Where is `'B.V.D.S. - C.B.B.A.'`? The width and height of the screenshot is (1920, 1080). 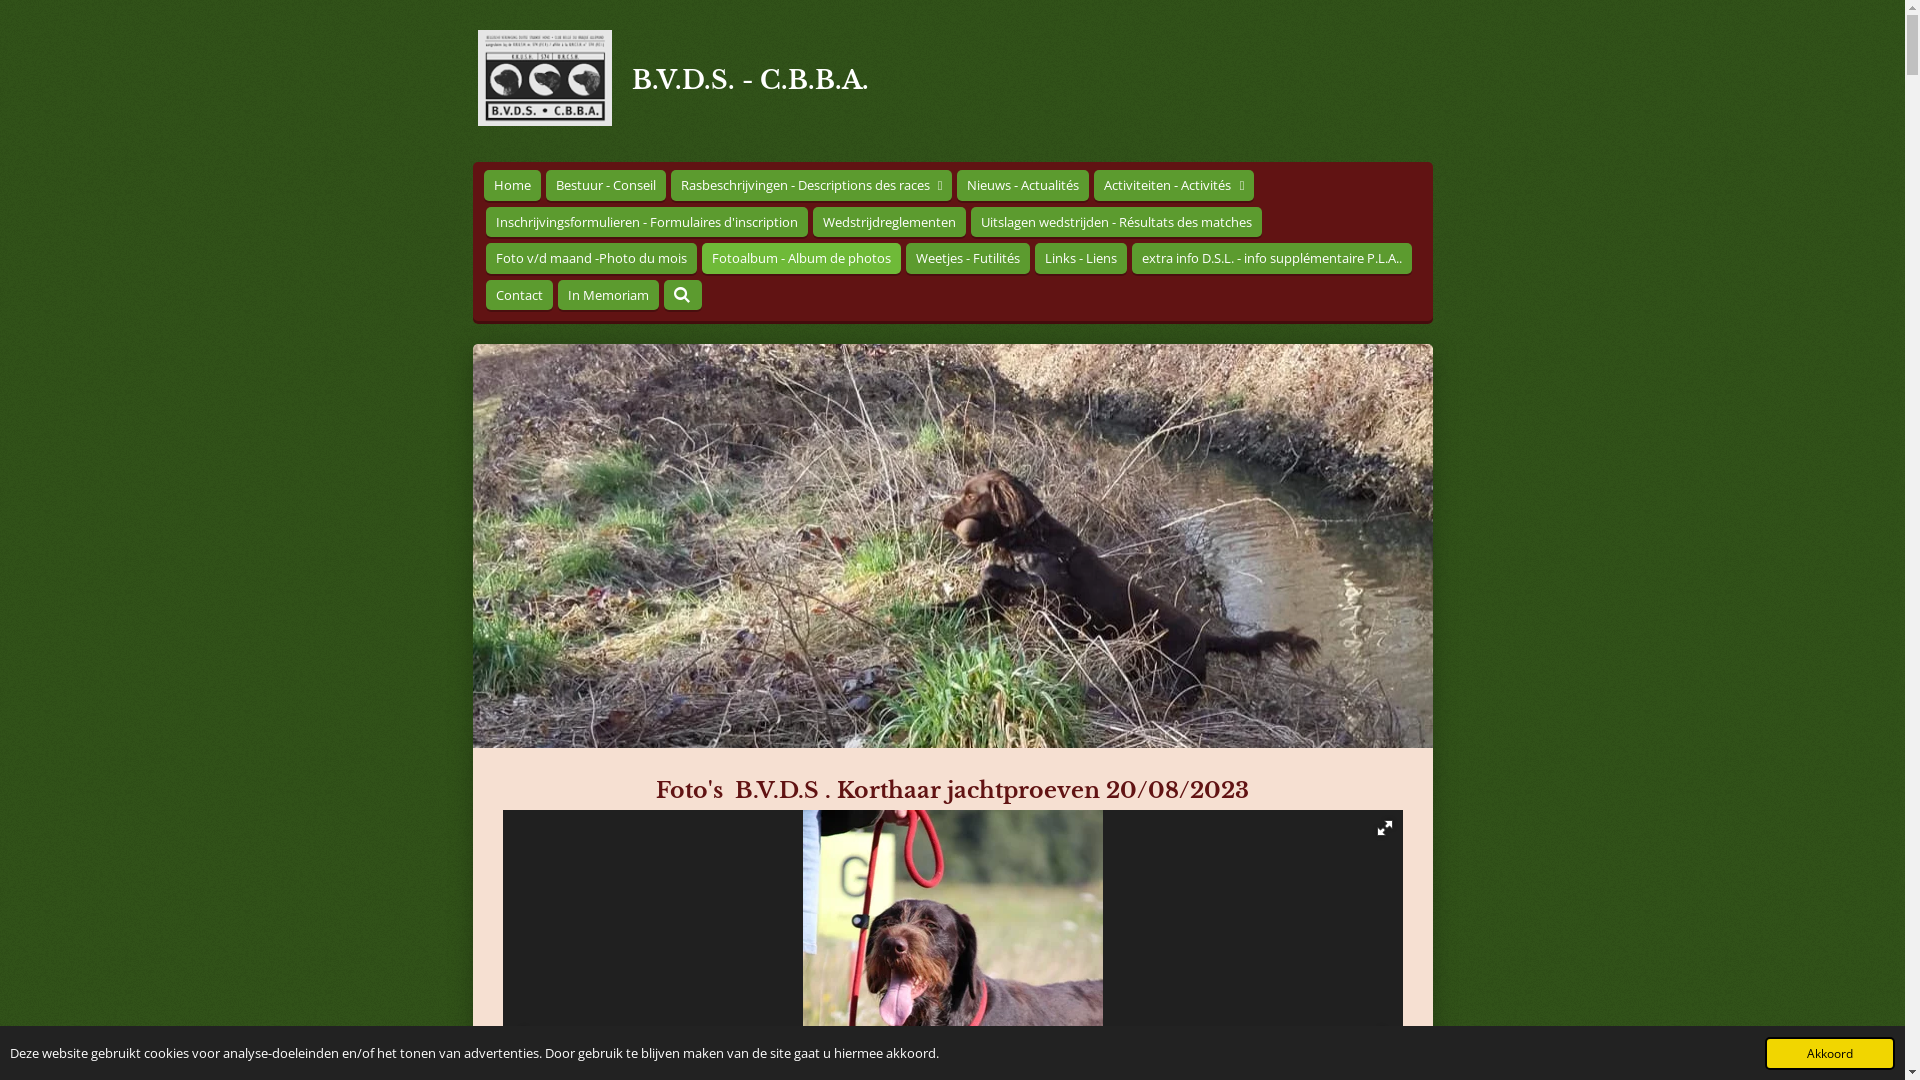
'B.V.D.S. - C.B.B.A.' is located at coordinates (749, 78).